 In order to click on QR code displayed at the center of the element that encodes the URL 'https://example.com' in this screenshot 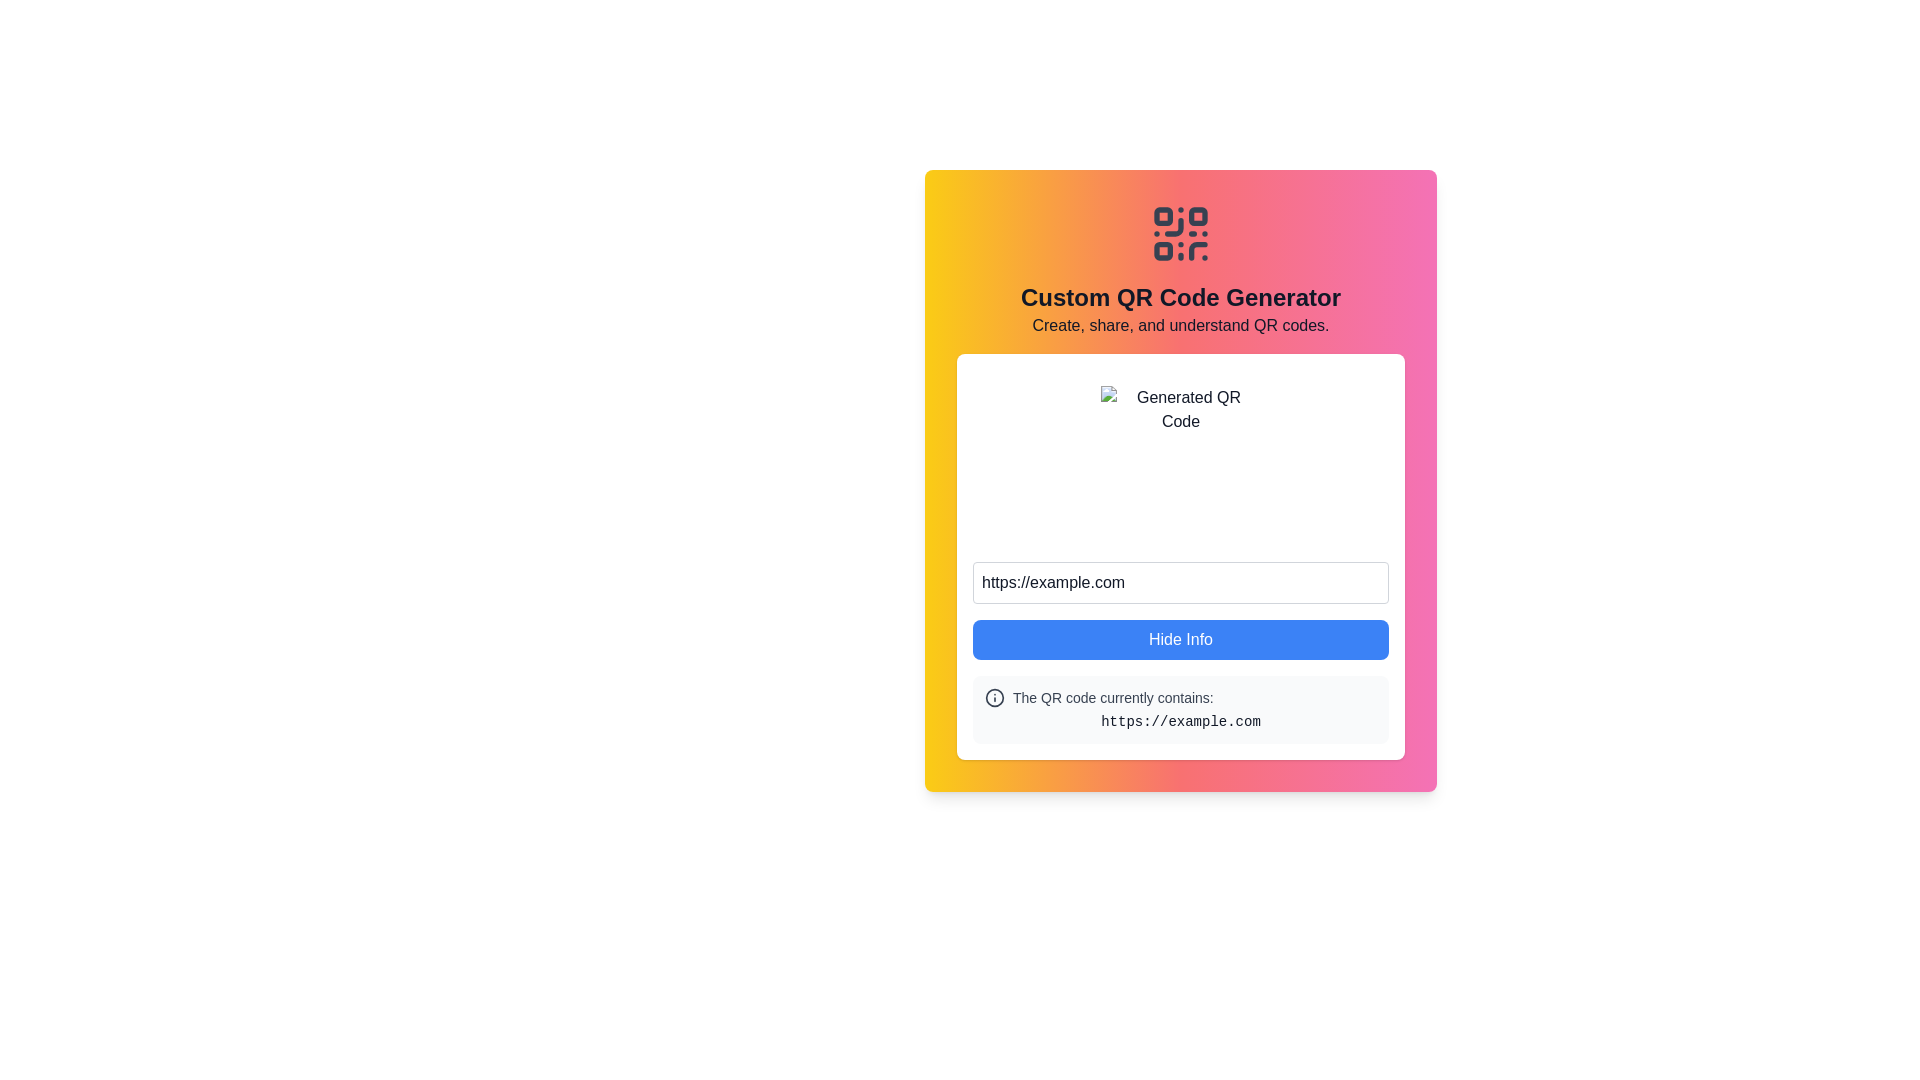, I will do `click(1180, 466)`.